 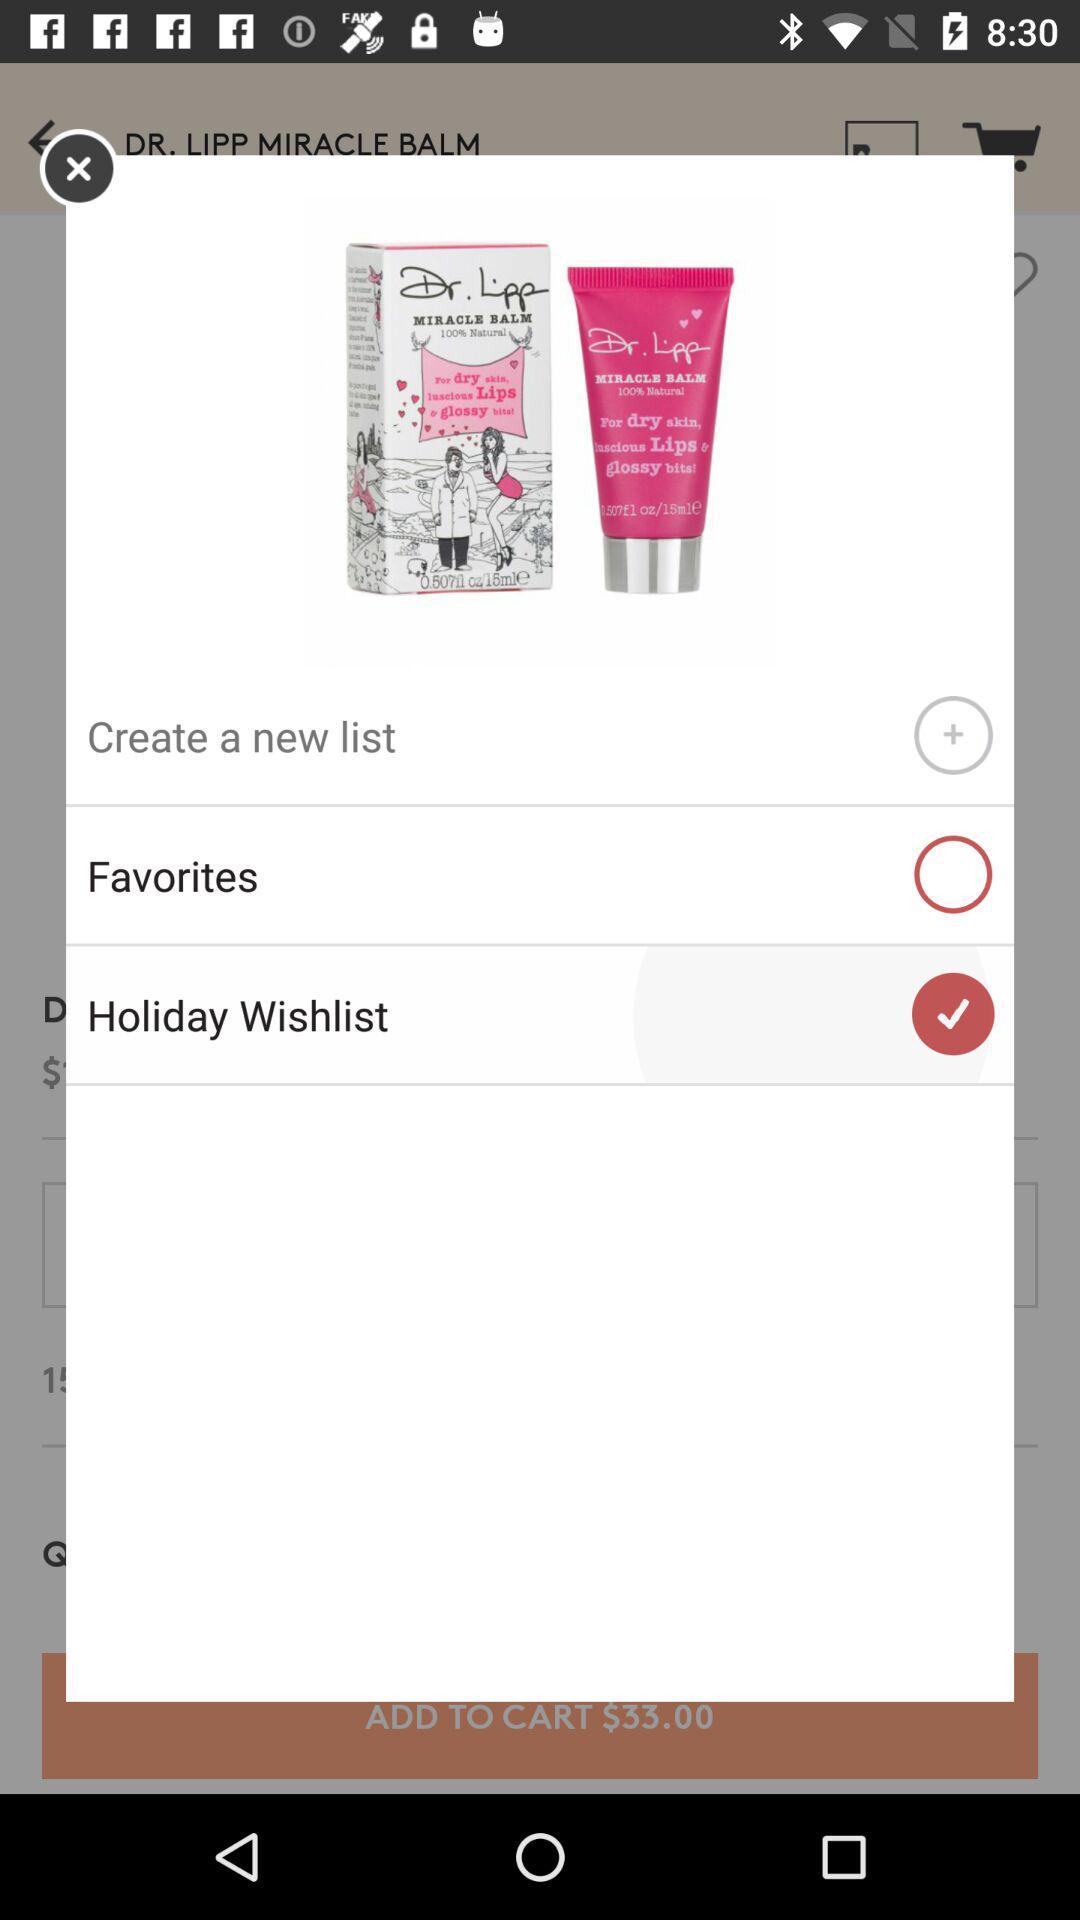 What do you see at coordinates (78, 168) in the screenshot?
I see `the close icon` at bounding box center [78, 168].